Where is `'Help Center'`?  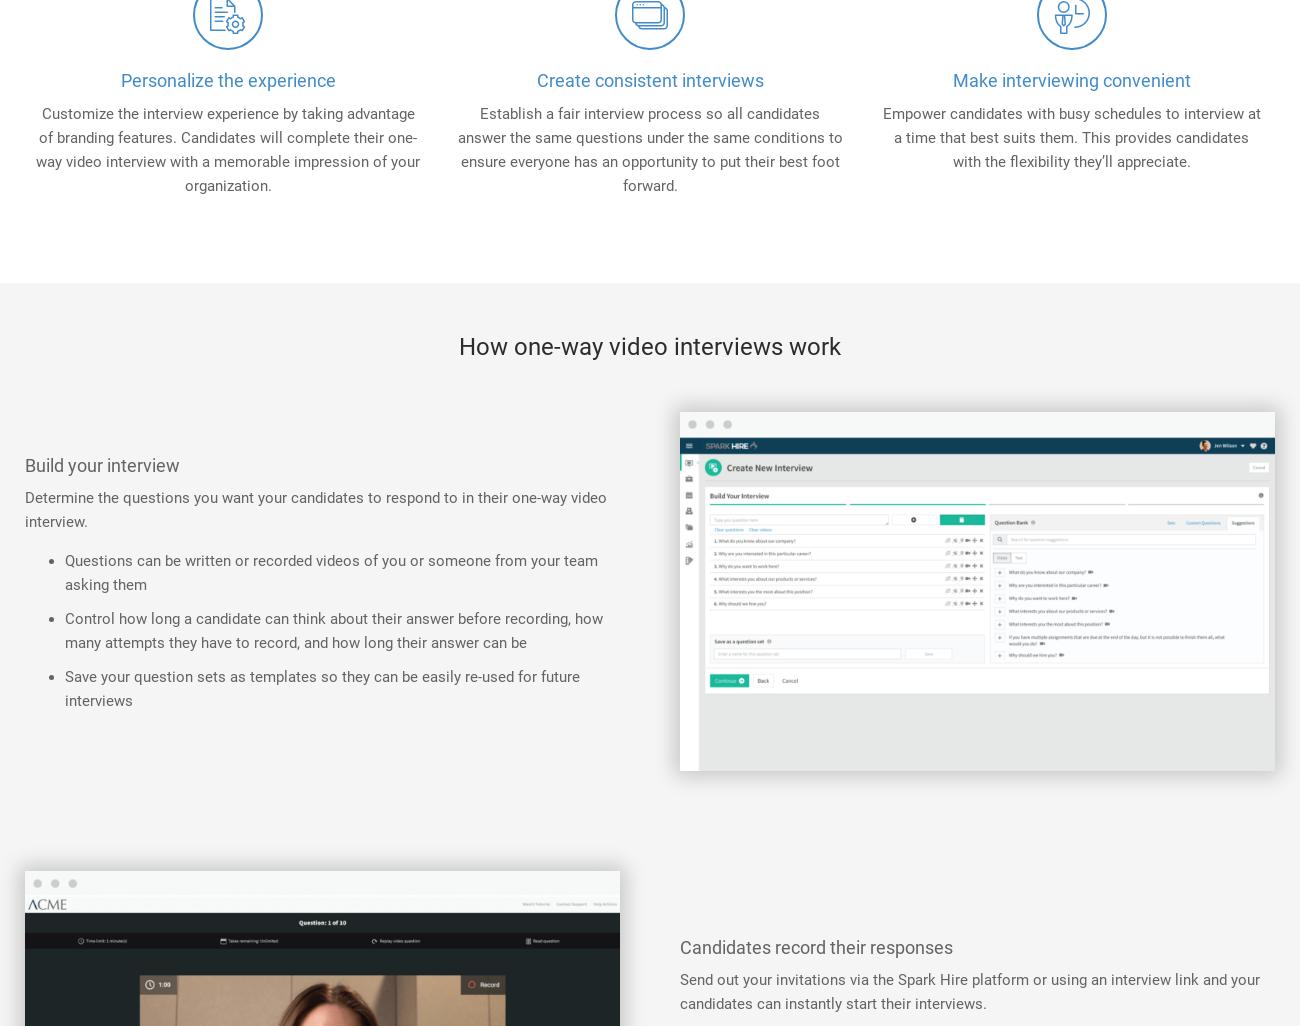 'Help Center' is located at coordinates (854, 187).